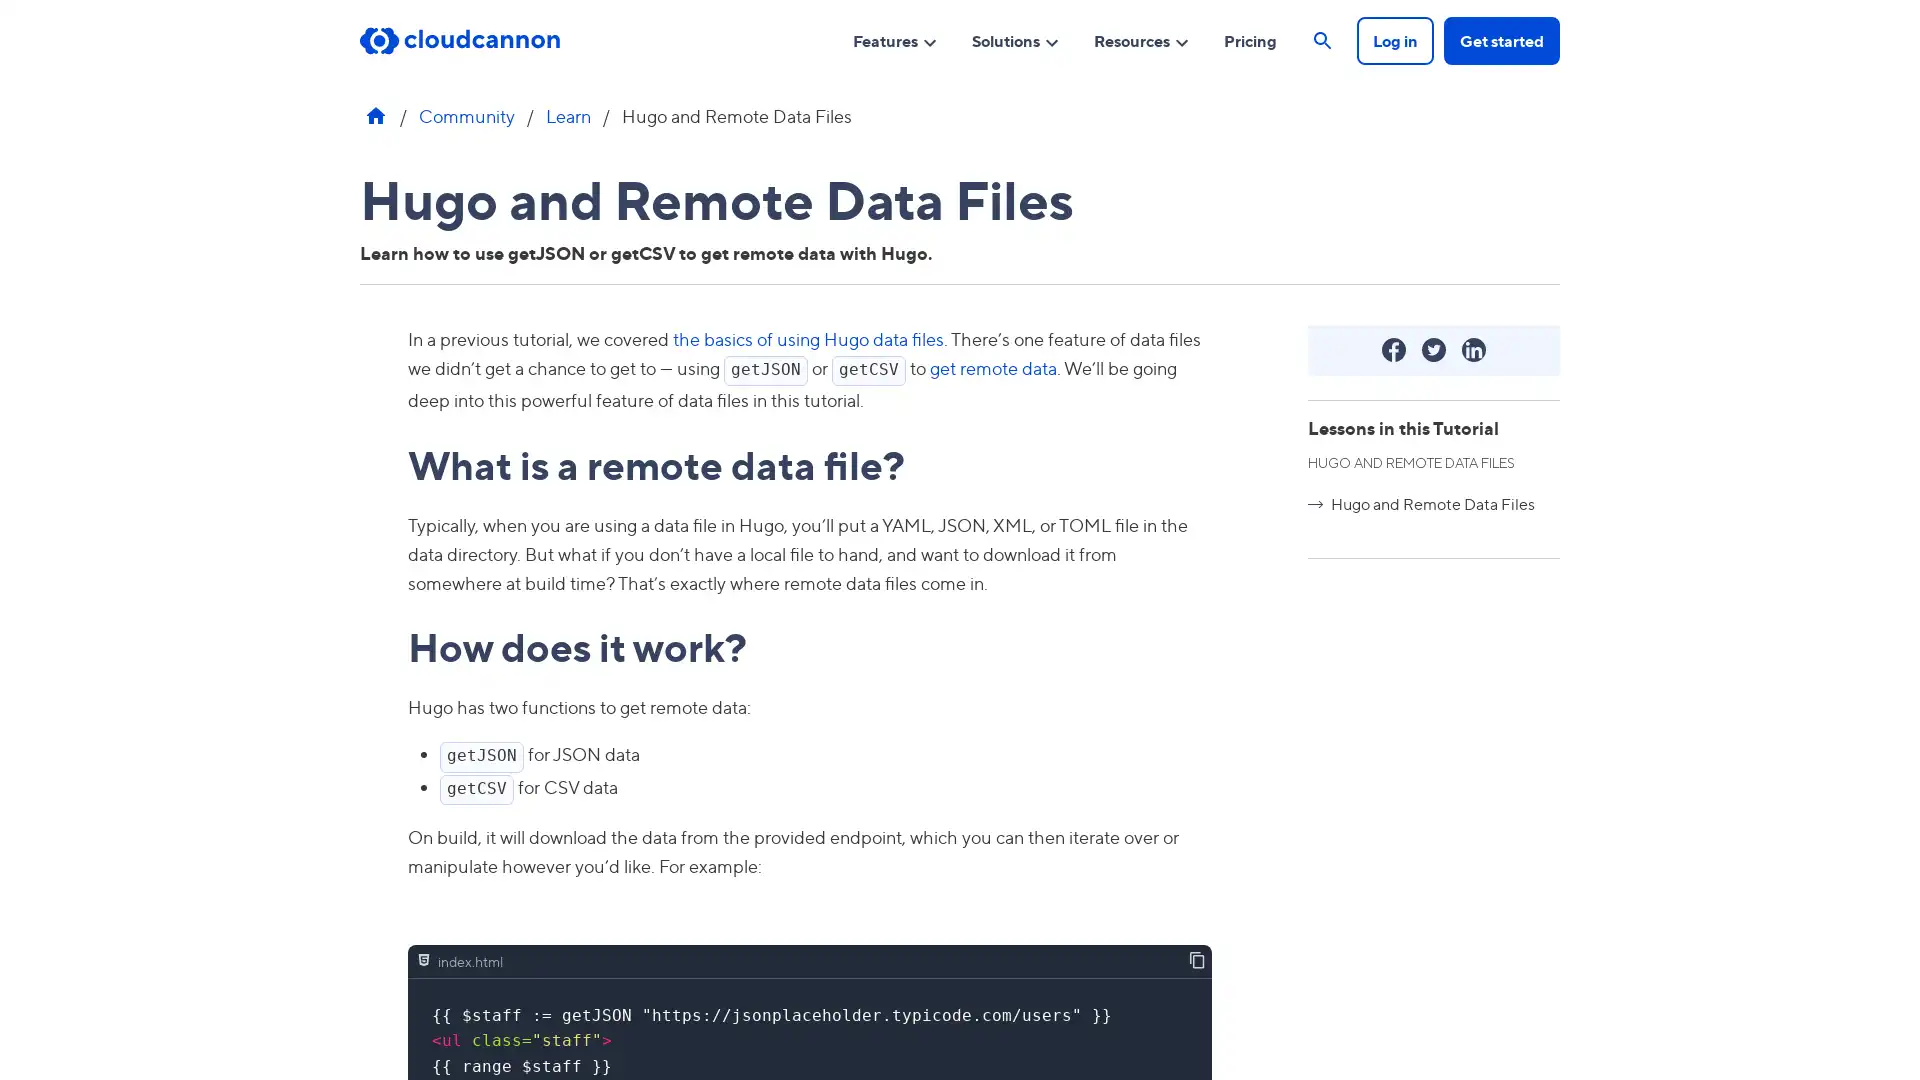 Image resolution: width=1920 pixels, height=1080 pixels. I want to click on Features, so click(894, 39).